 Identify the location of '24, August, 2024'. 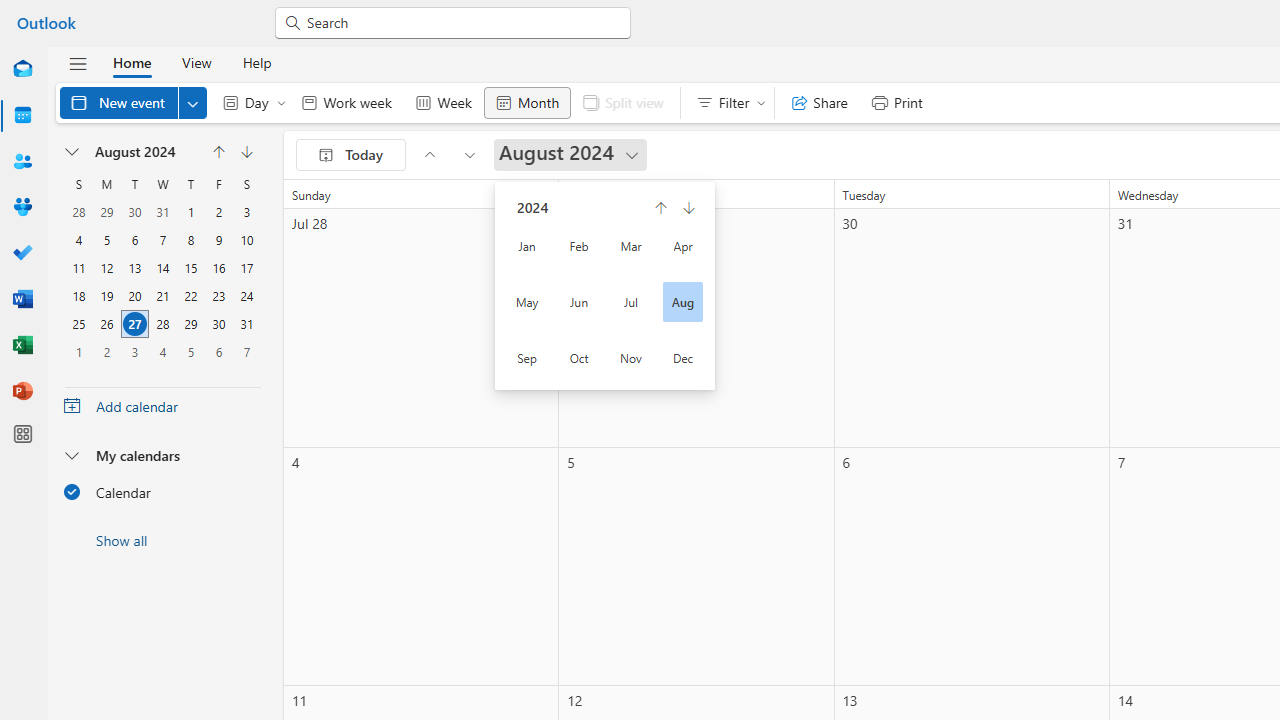
(246, 295).